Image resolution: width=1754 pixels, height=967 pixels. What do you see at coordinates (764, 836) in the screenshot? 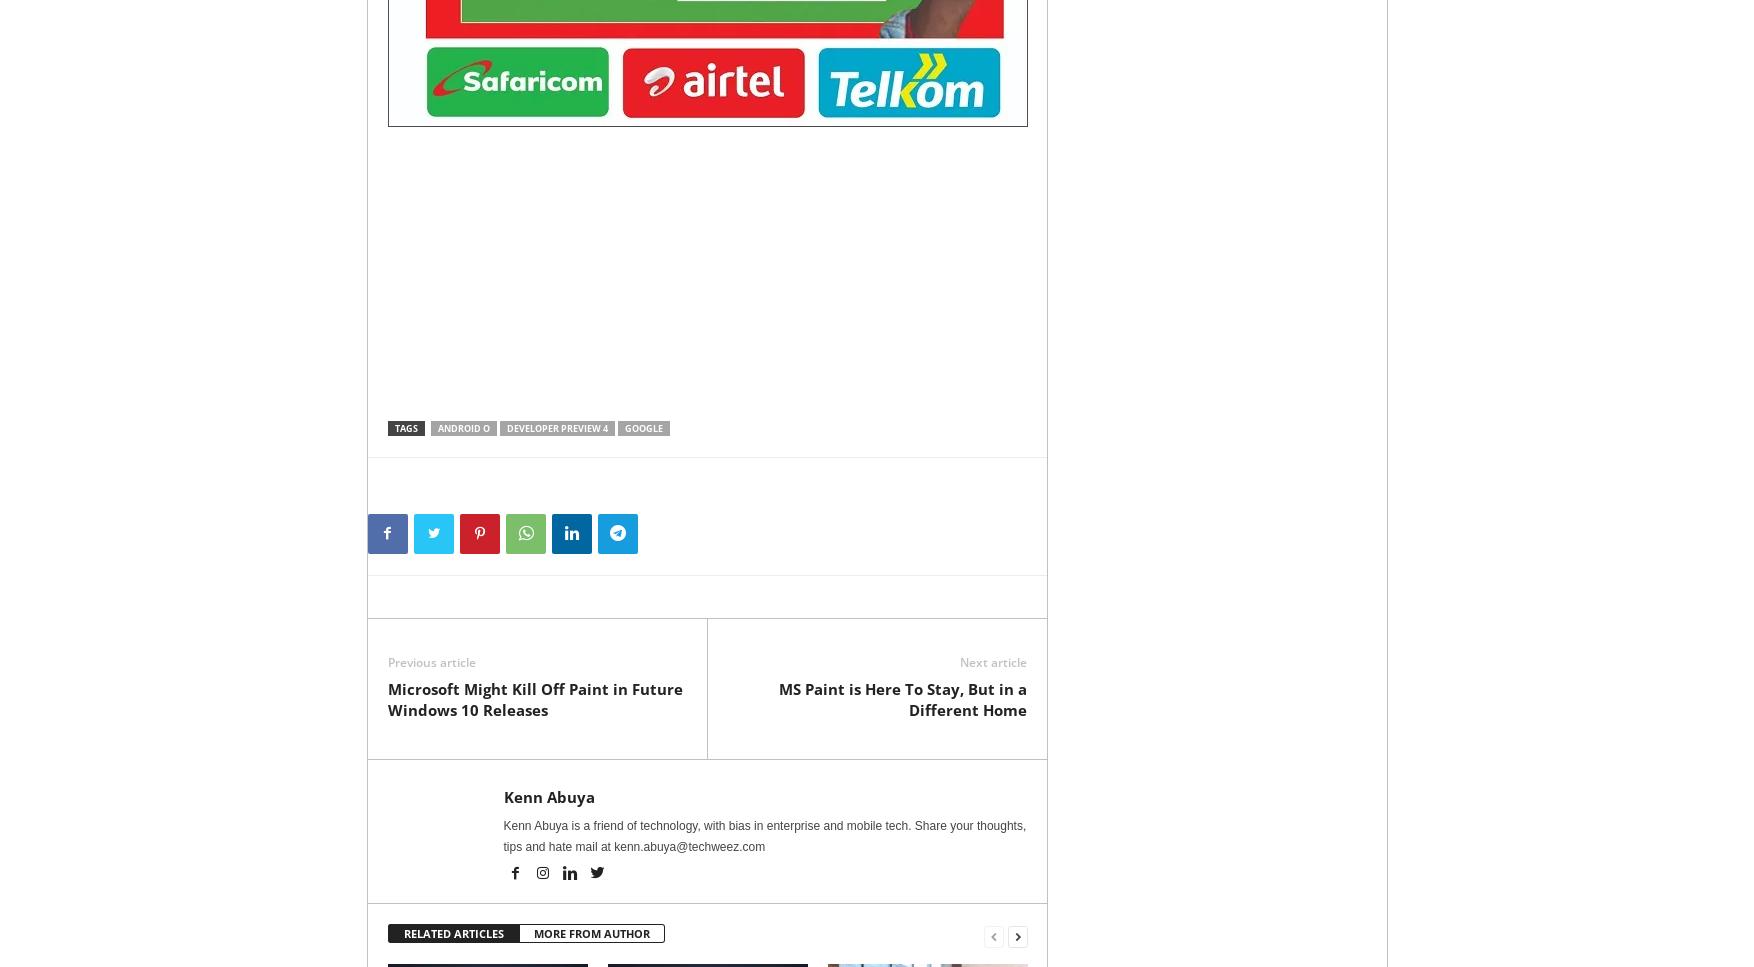
I see `'Kenn Abuya is a friend of technology, with bias in enterprise and mobile tech. Share your thoughts, tips and hate mail at'` at bounding box center [764, 836].